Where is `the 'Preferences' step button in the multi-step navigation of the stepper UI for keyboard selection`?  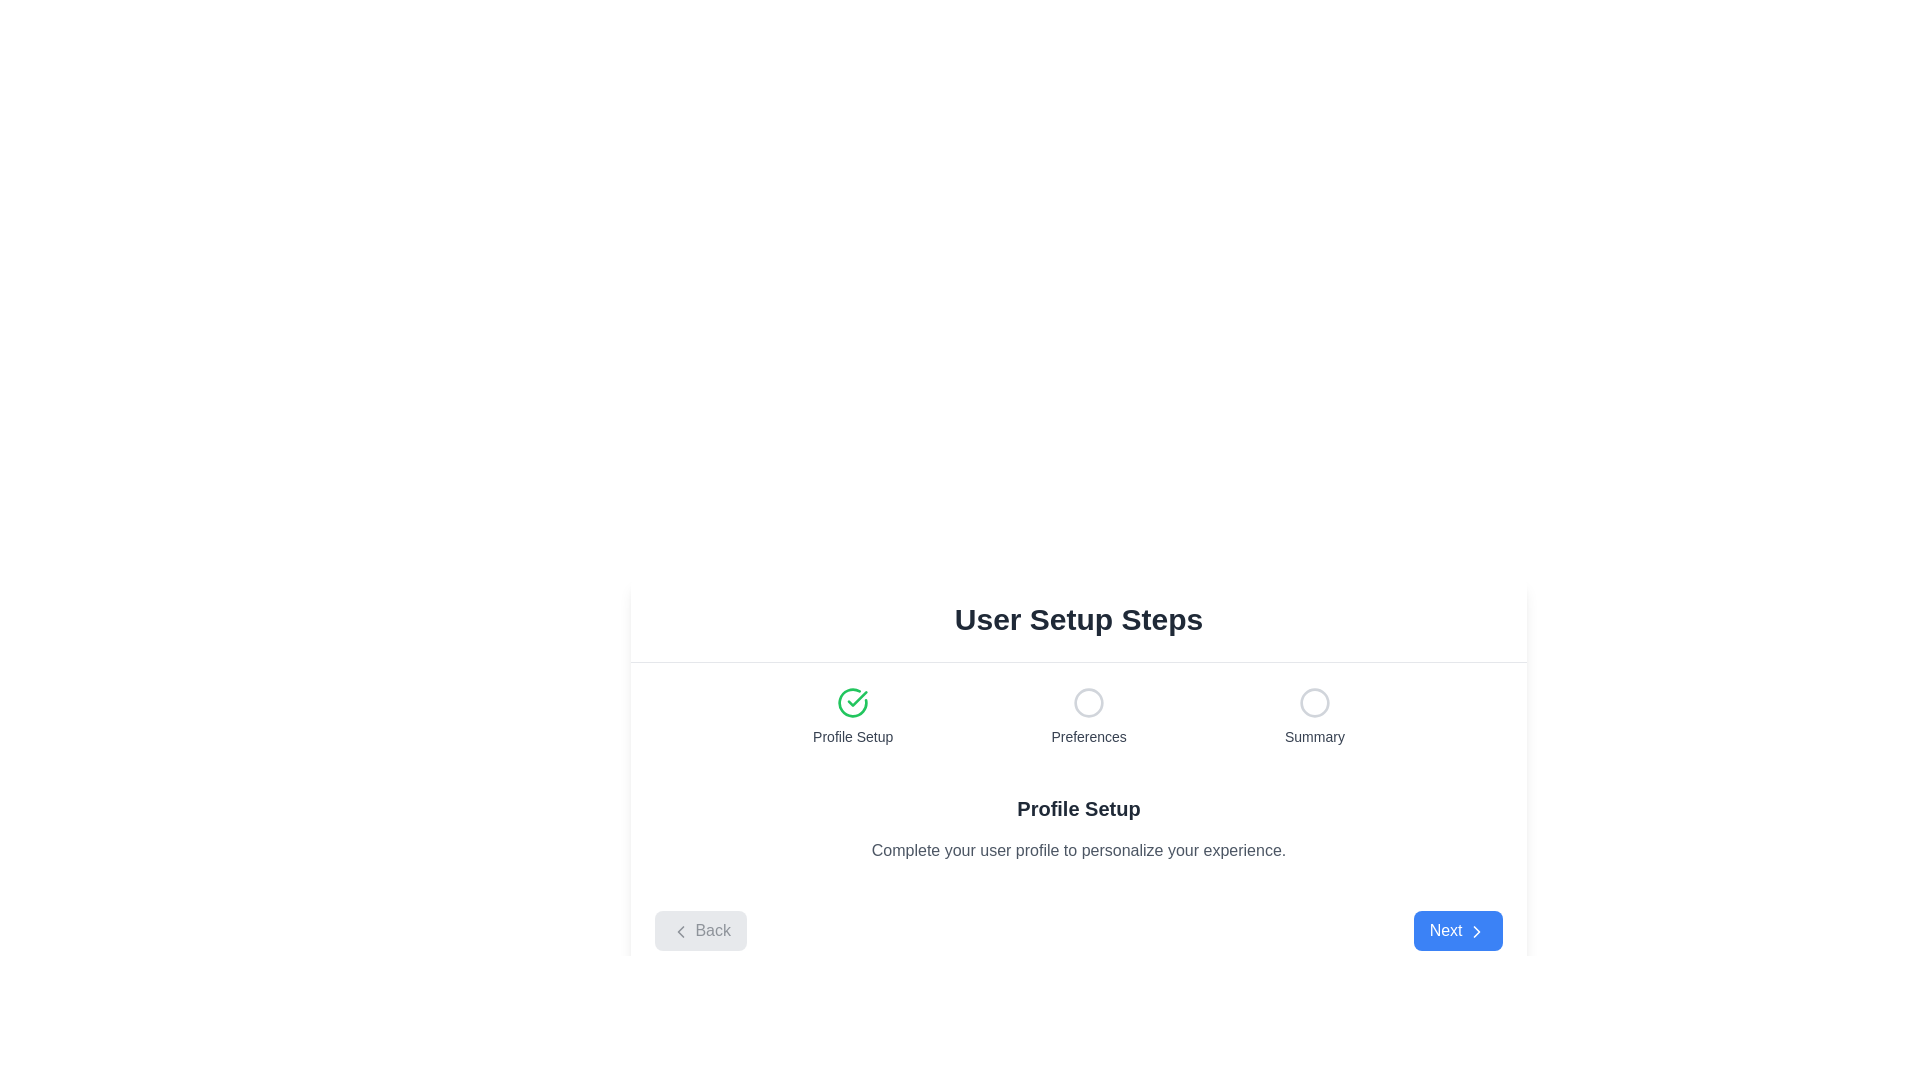
the 'Preferences' step button in the multi-step navigation of the stepper UI for keyboard selection is located at coordinates (1078, 715).